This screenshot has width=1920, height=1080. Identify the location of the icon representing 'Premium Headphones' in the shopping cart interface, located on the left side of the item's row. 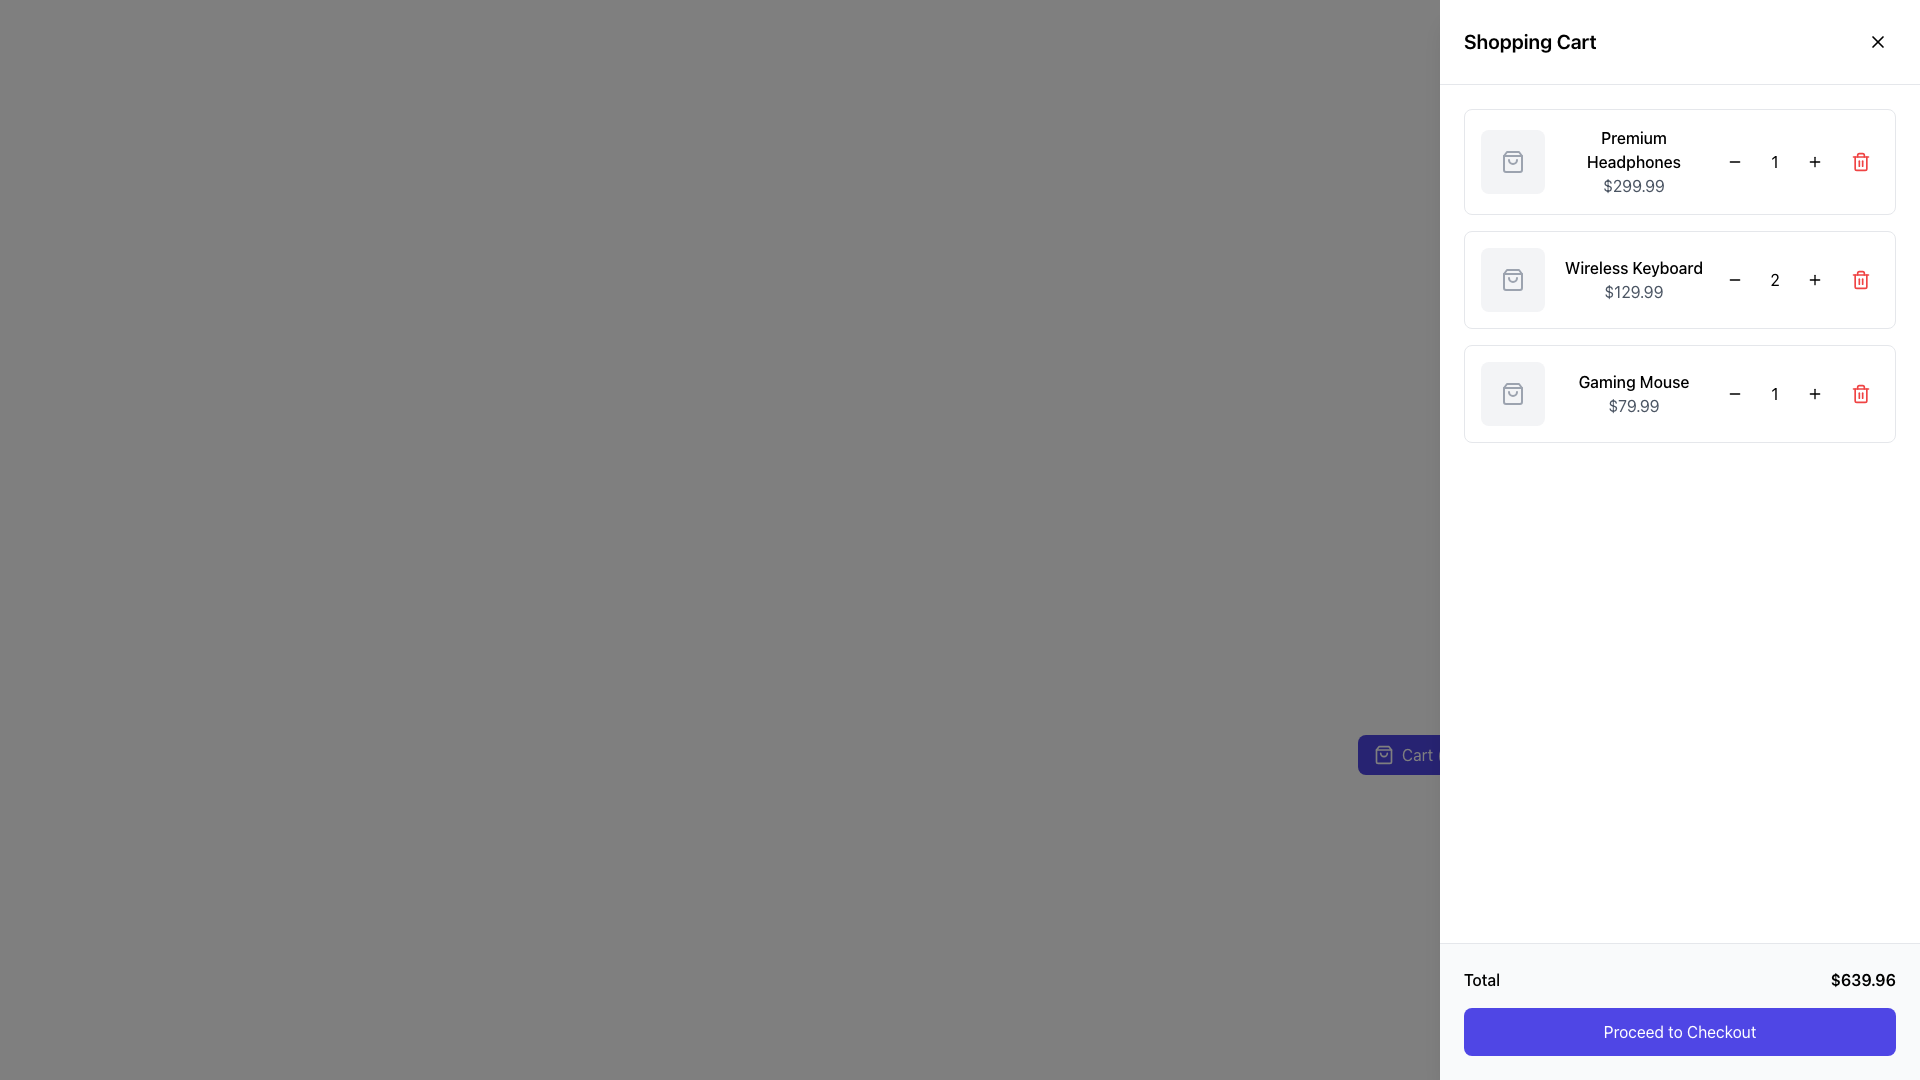
(1512, 161).